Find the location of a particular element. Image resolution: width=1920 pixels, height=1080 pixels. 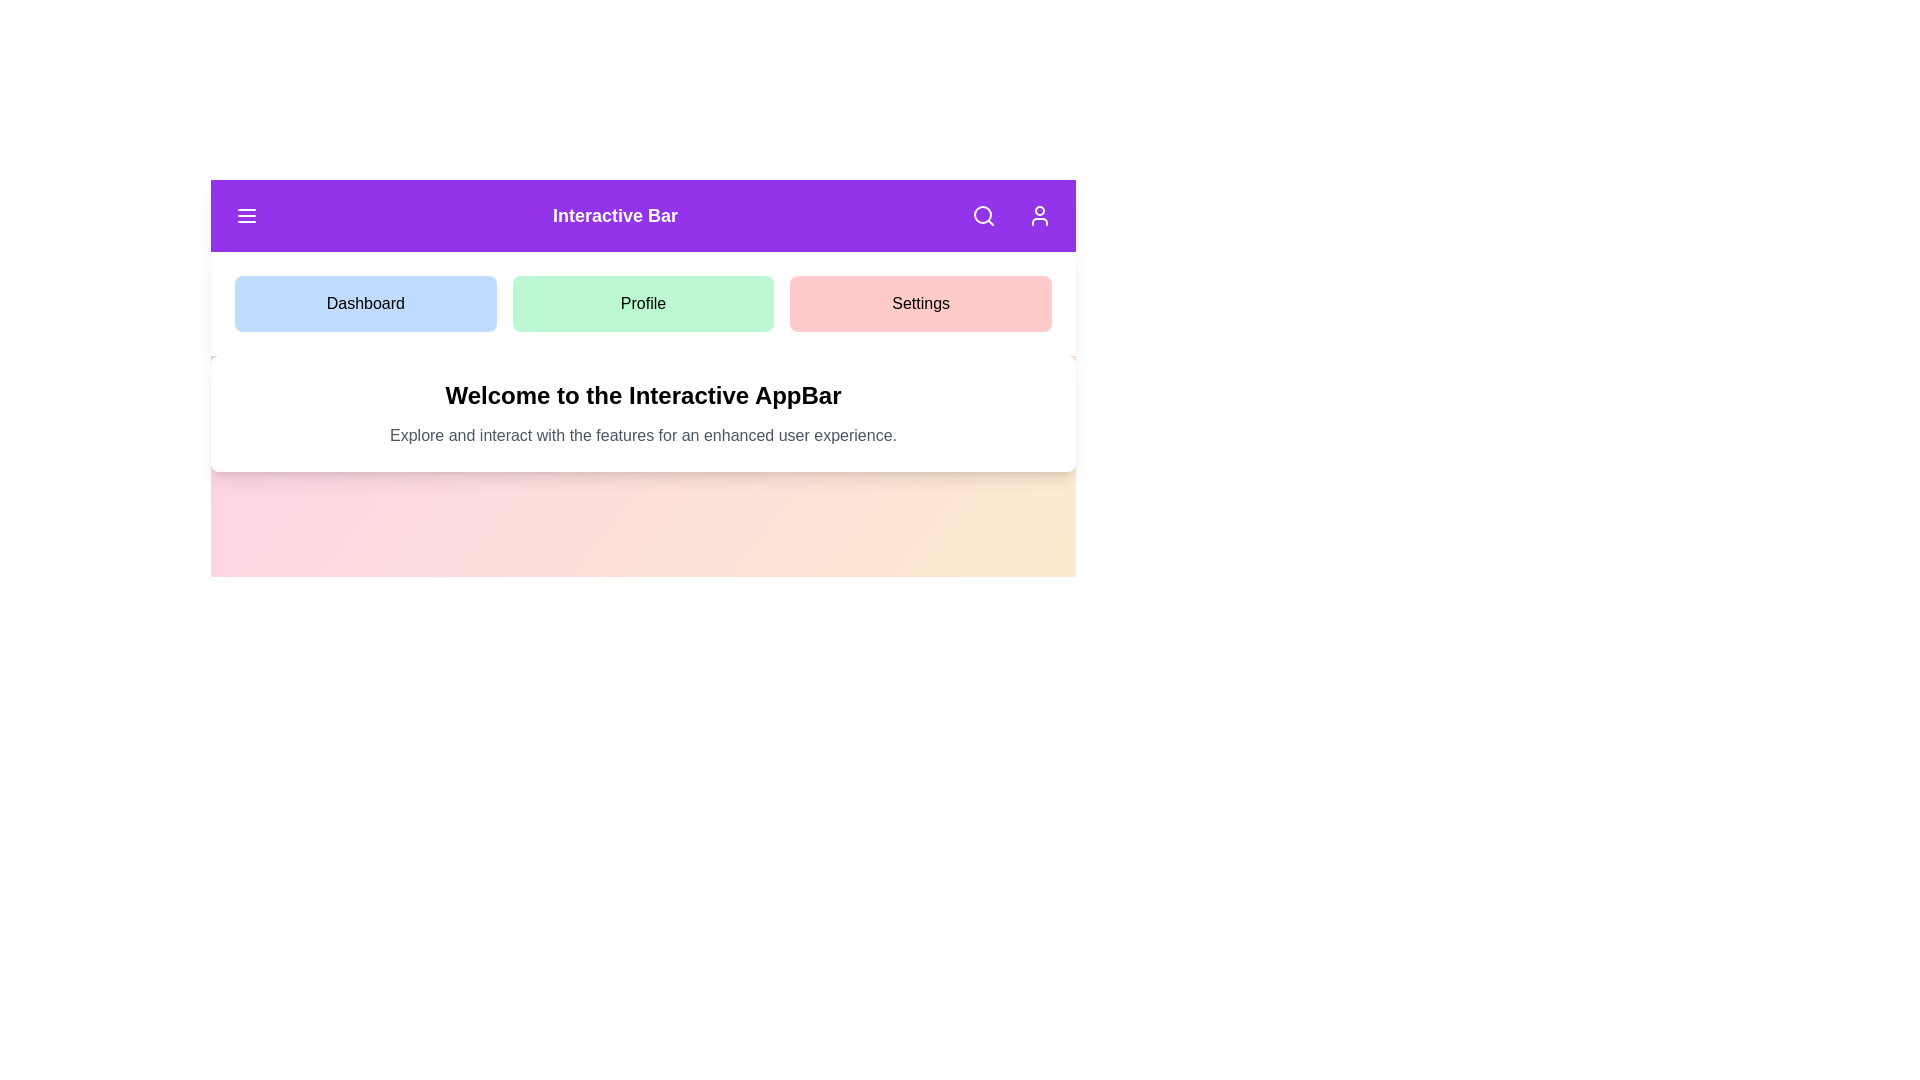

the search icon to access the search feature is located at coordinates (983, 216).